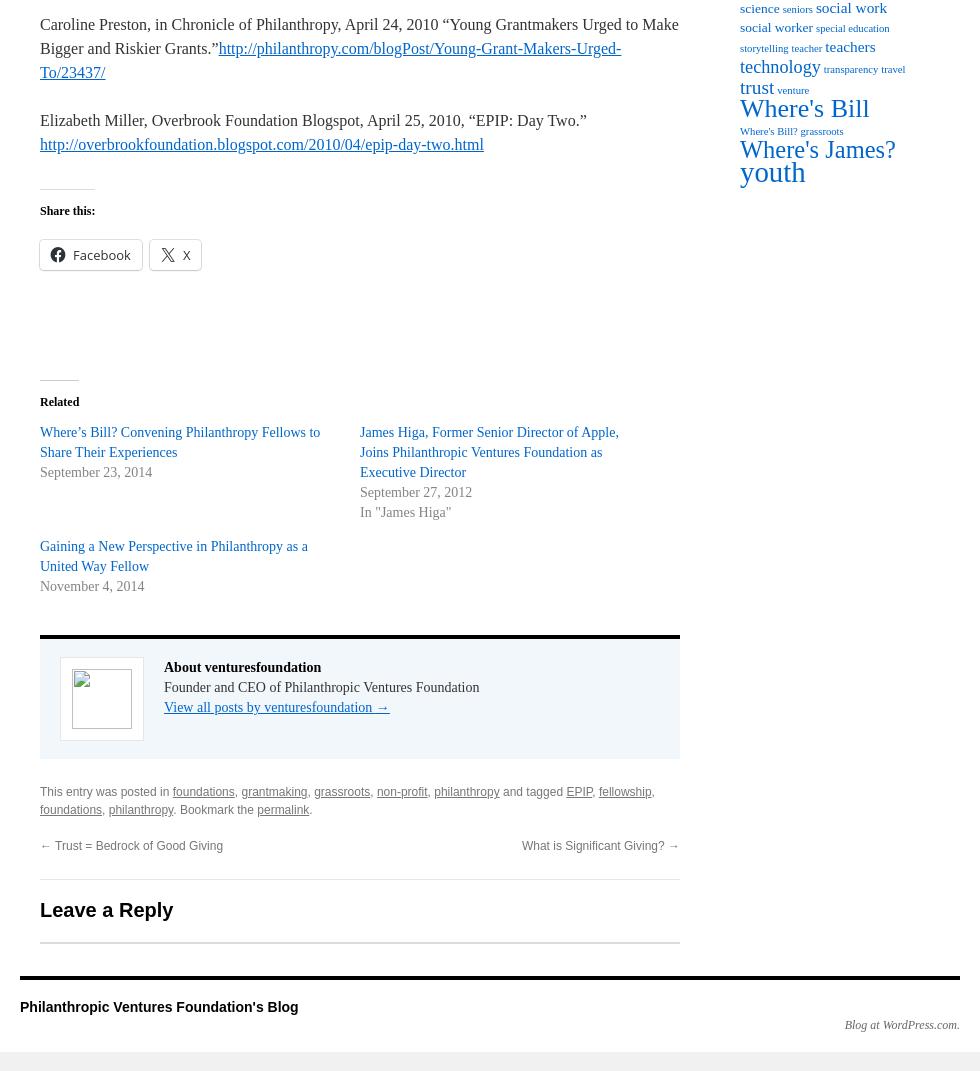 The height and width of the screenshot is (1071, 980). What do you see at coordinates (756, 87) in the screenshot?
I see `'trust'` at bounding box center [756, 87].